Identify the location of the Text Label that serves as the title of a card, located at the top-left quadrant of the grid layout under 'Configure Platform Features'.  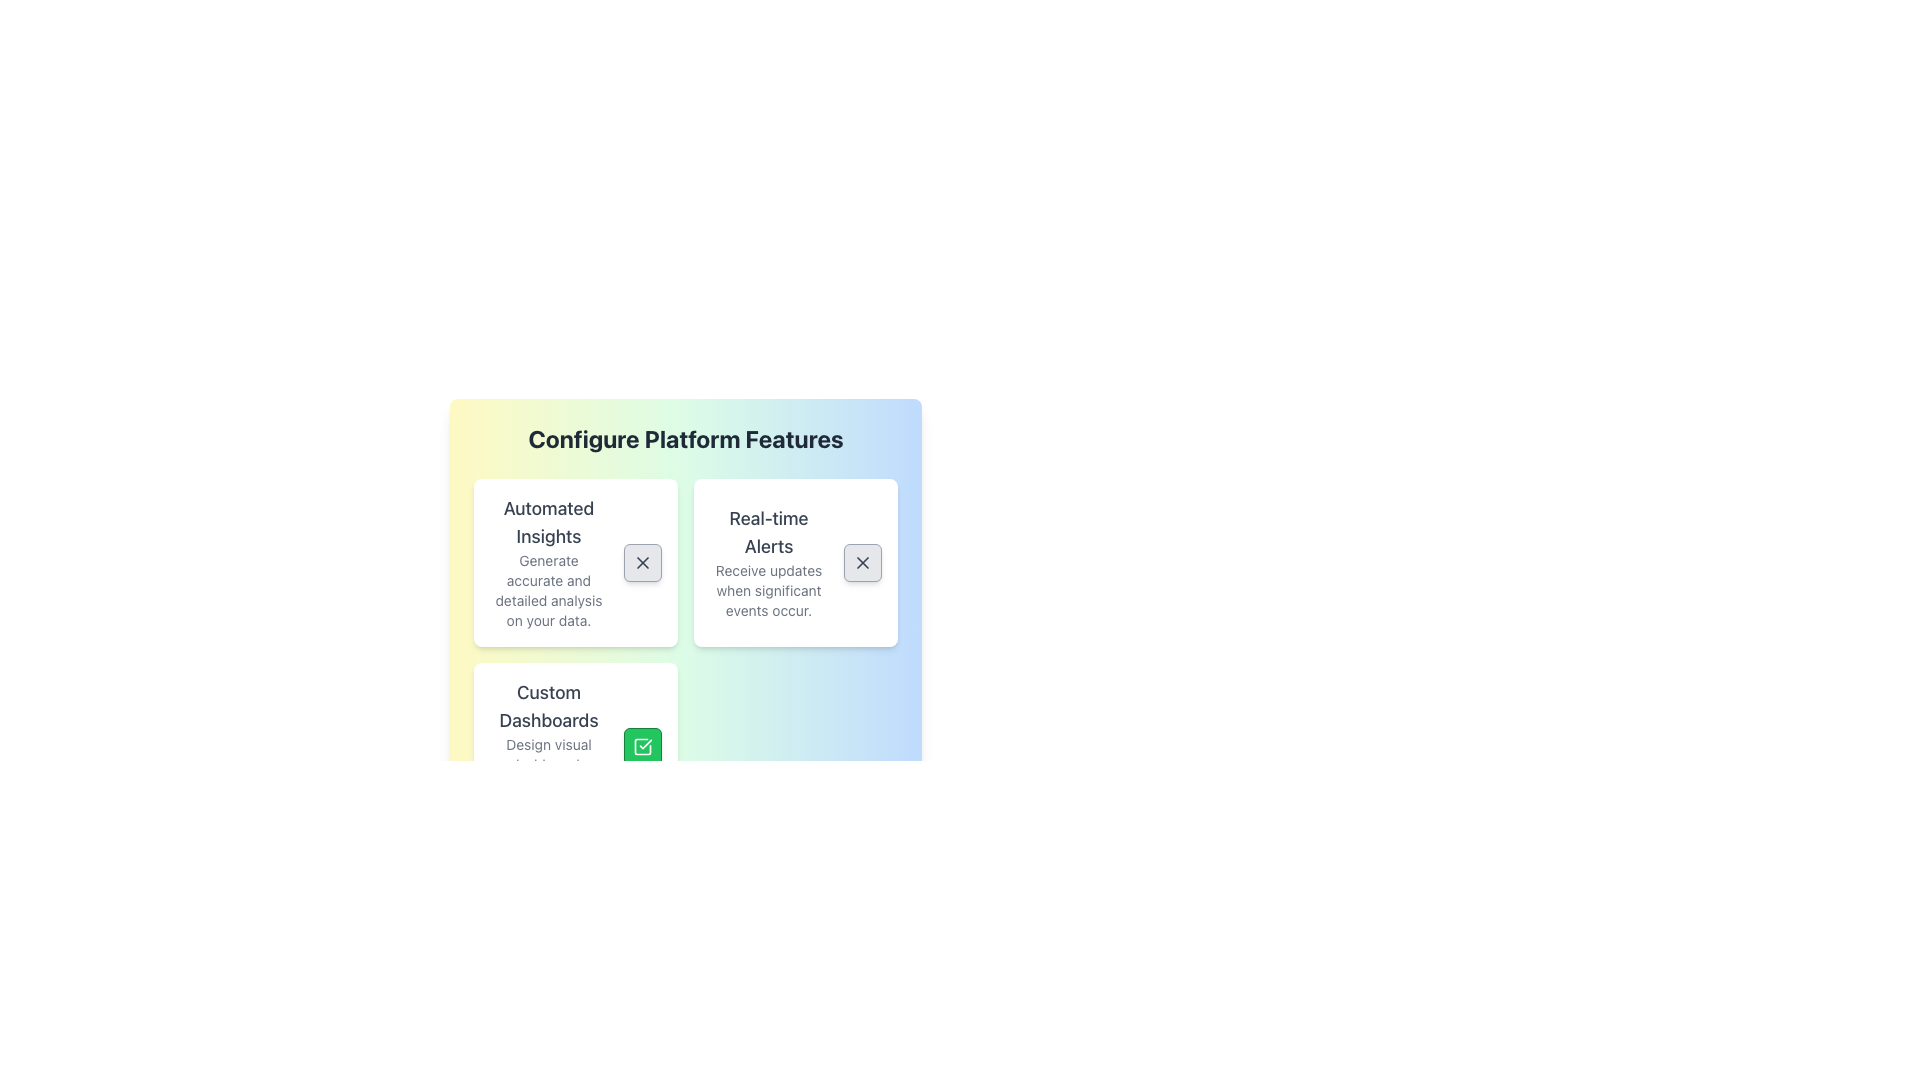
(548, 522).